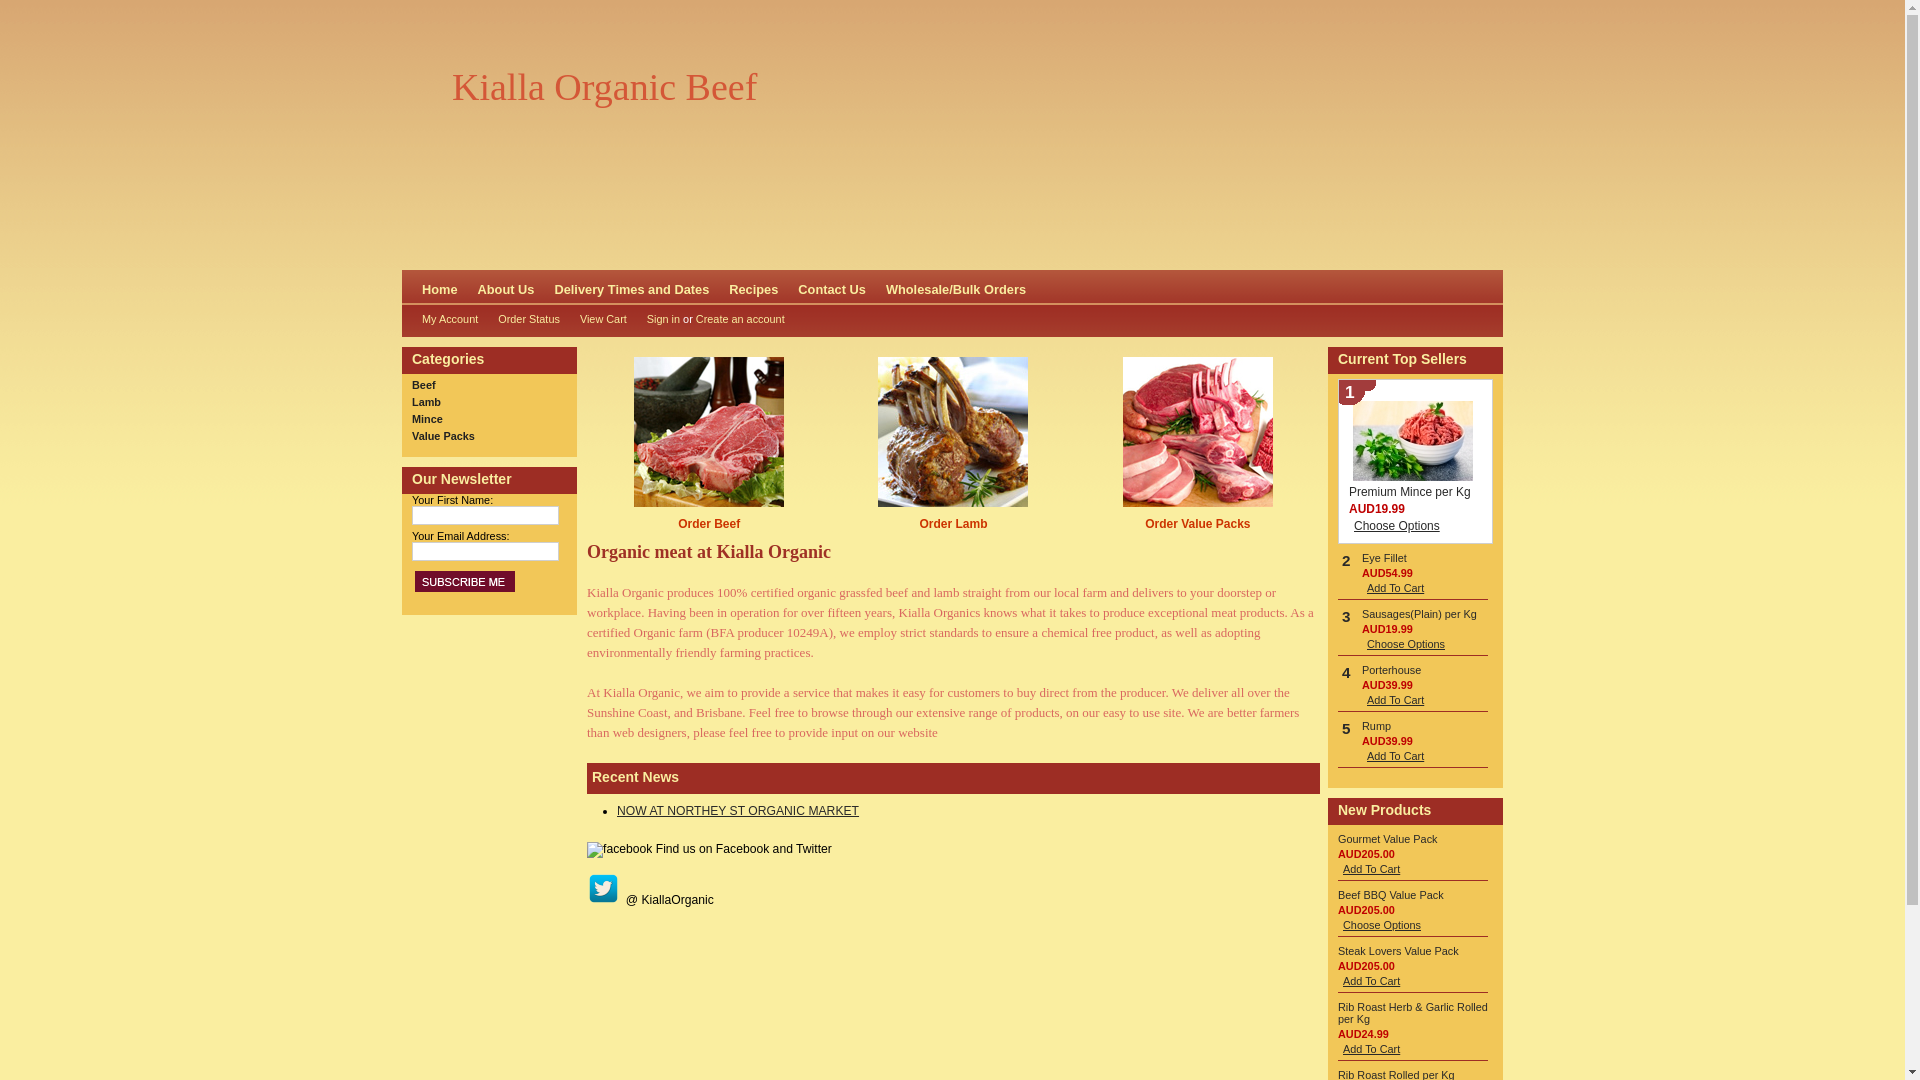 The width and height of the screenshot is (1920, 1080). I want to click on 'Porterhouse', so click(1390, 670).